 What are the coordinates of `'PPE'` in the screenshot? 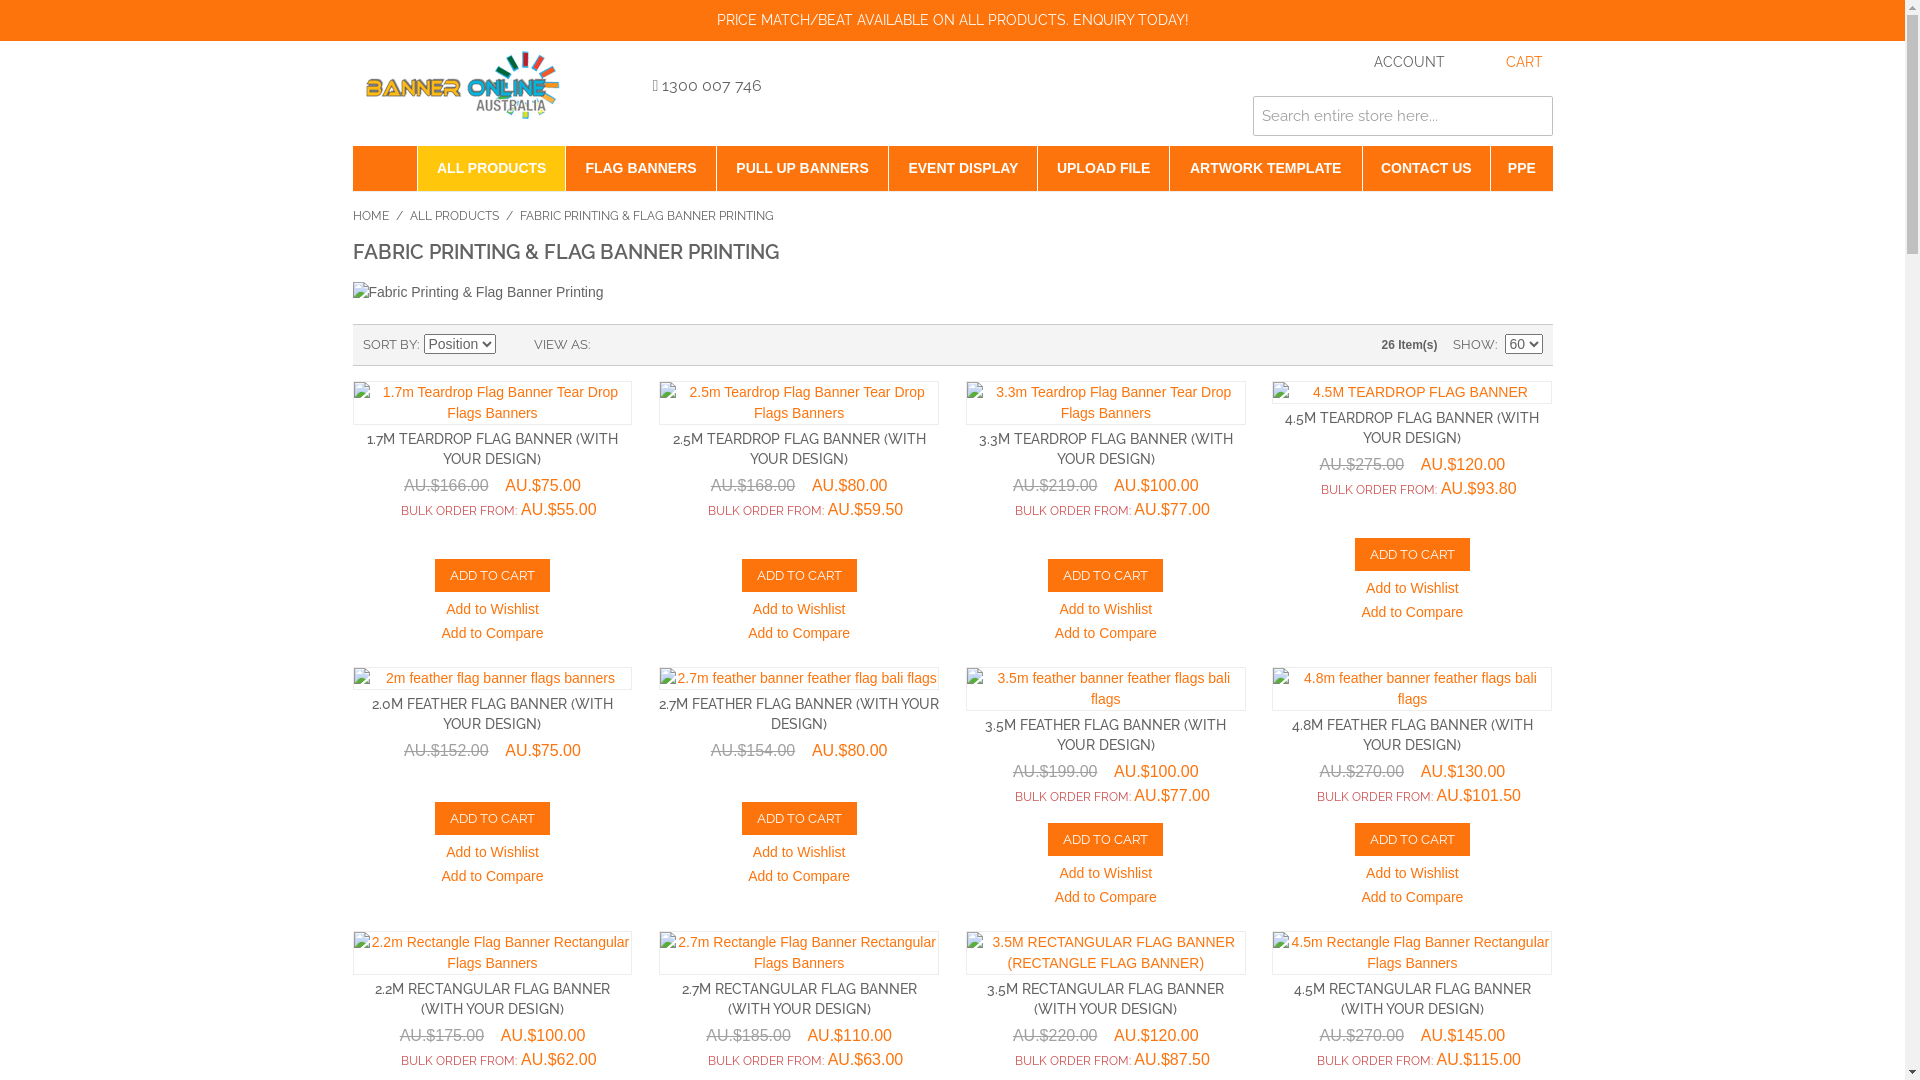 It's located at (1520, 167).